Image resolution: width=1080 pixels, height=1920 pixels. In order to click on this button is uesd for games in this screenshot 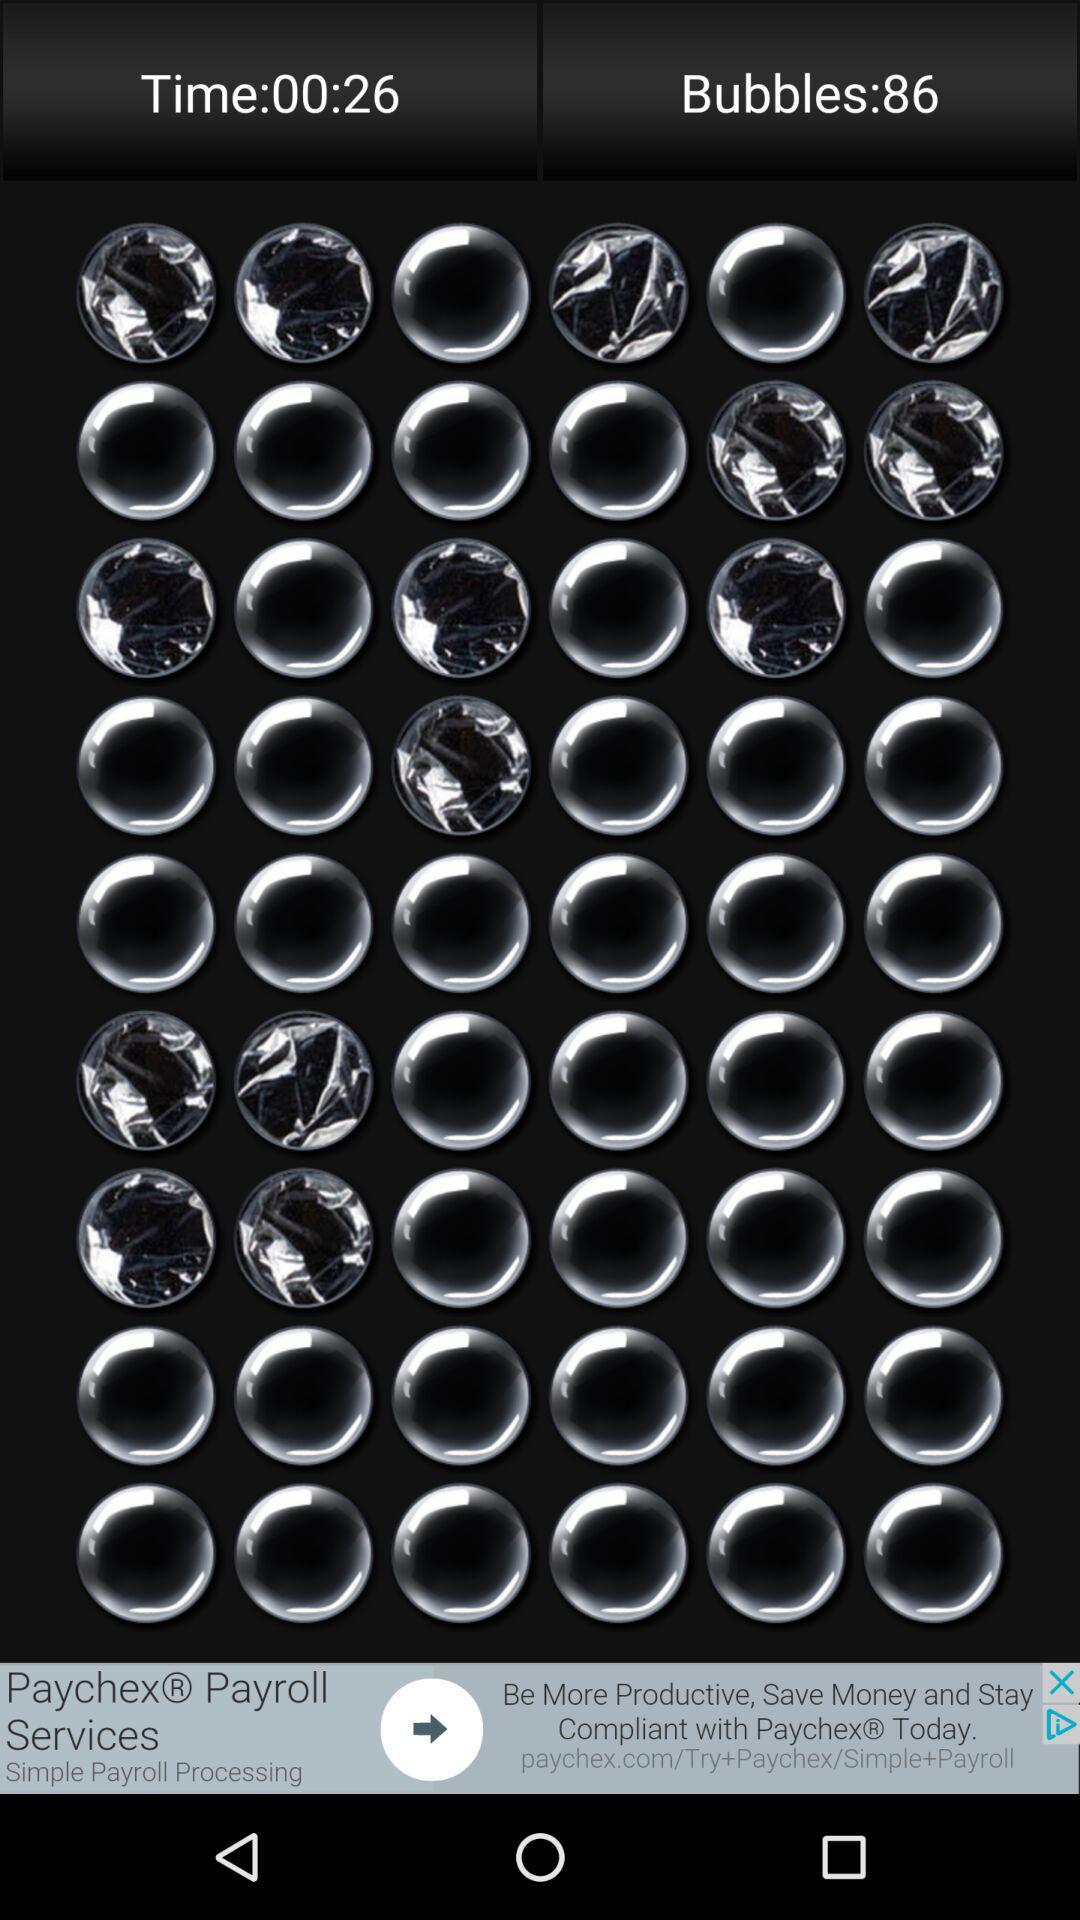, I will do `click(461, 607)`.